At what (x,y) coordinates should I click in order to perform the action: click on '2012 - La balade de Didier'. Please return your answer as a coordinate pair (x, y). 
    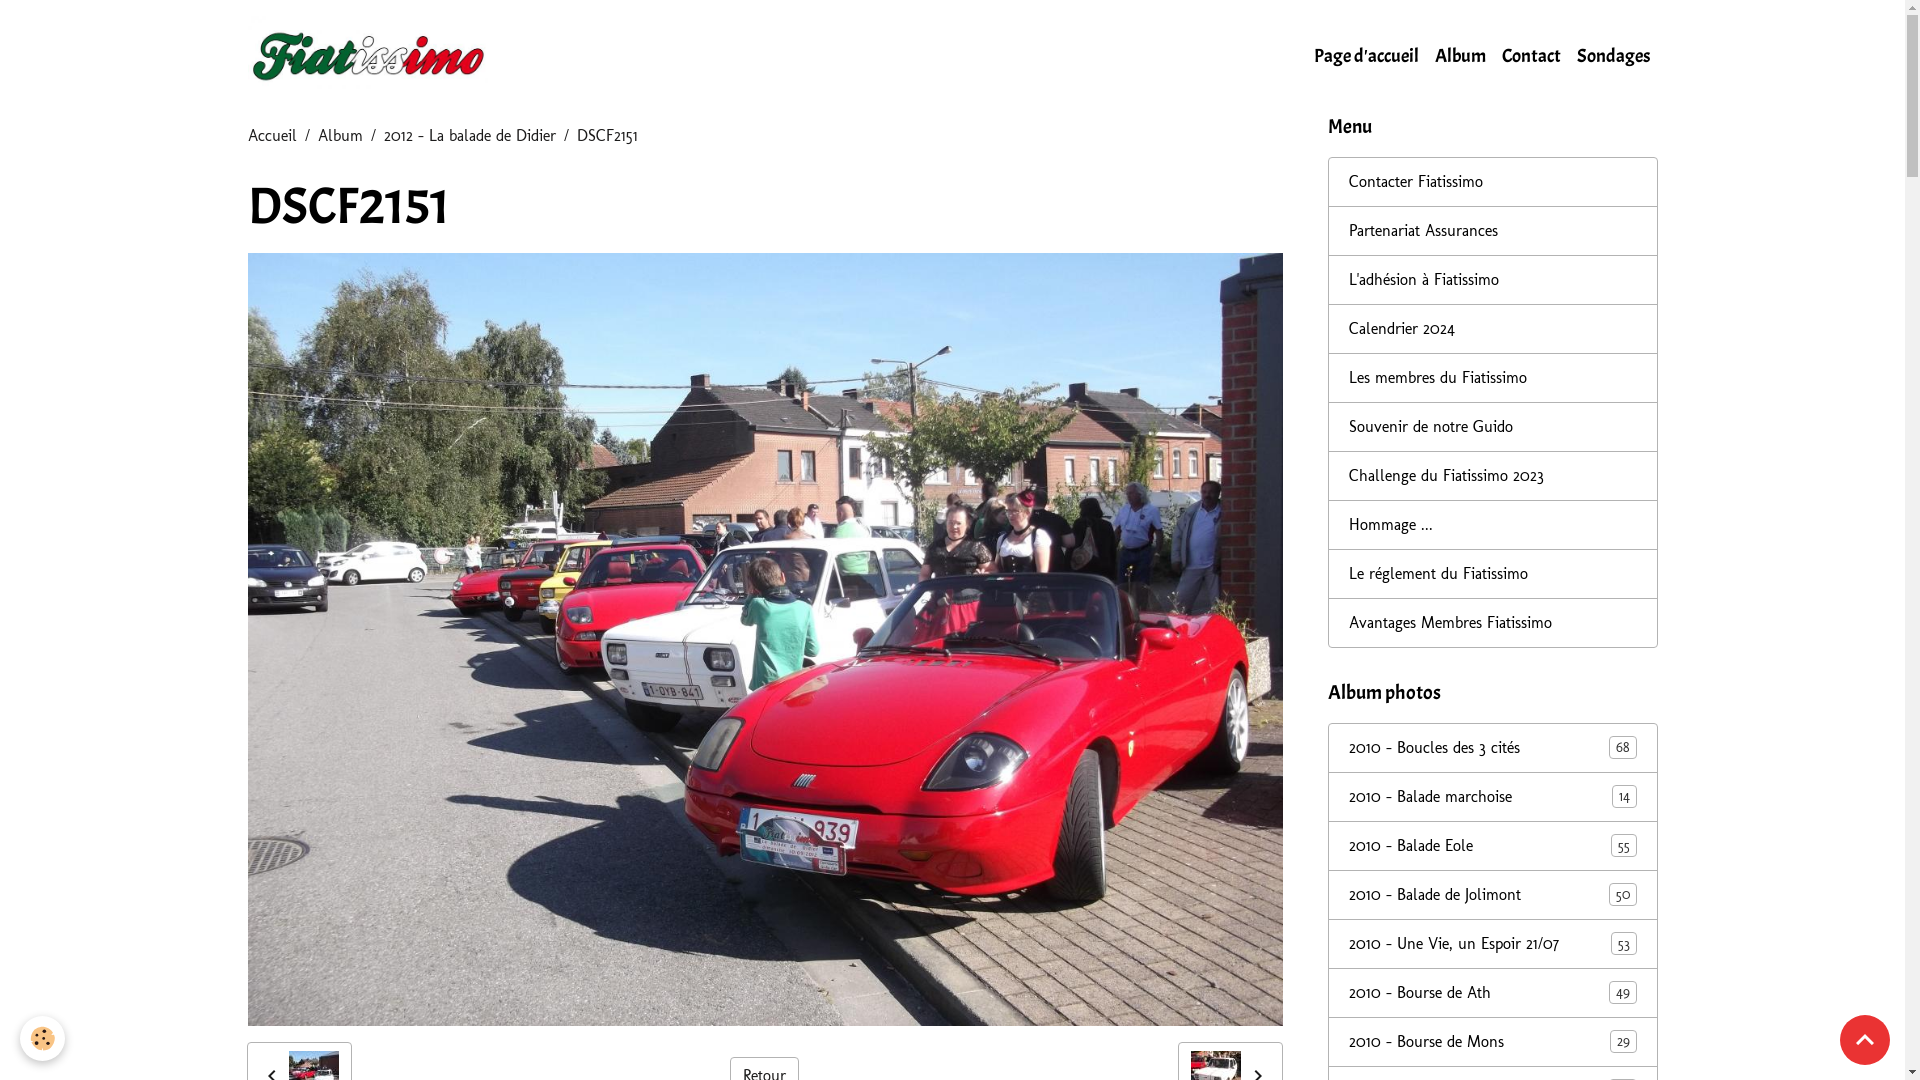
    Looking at the image, I should click on (384, 135).